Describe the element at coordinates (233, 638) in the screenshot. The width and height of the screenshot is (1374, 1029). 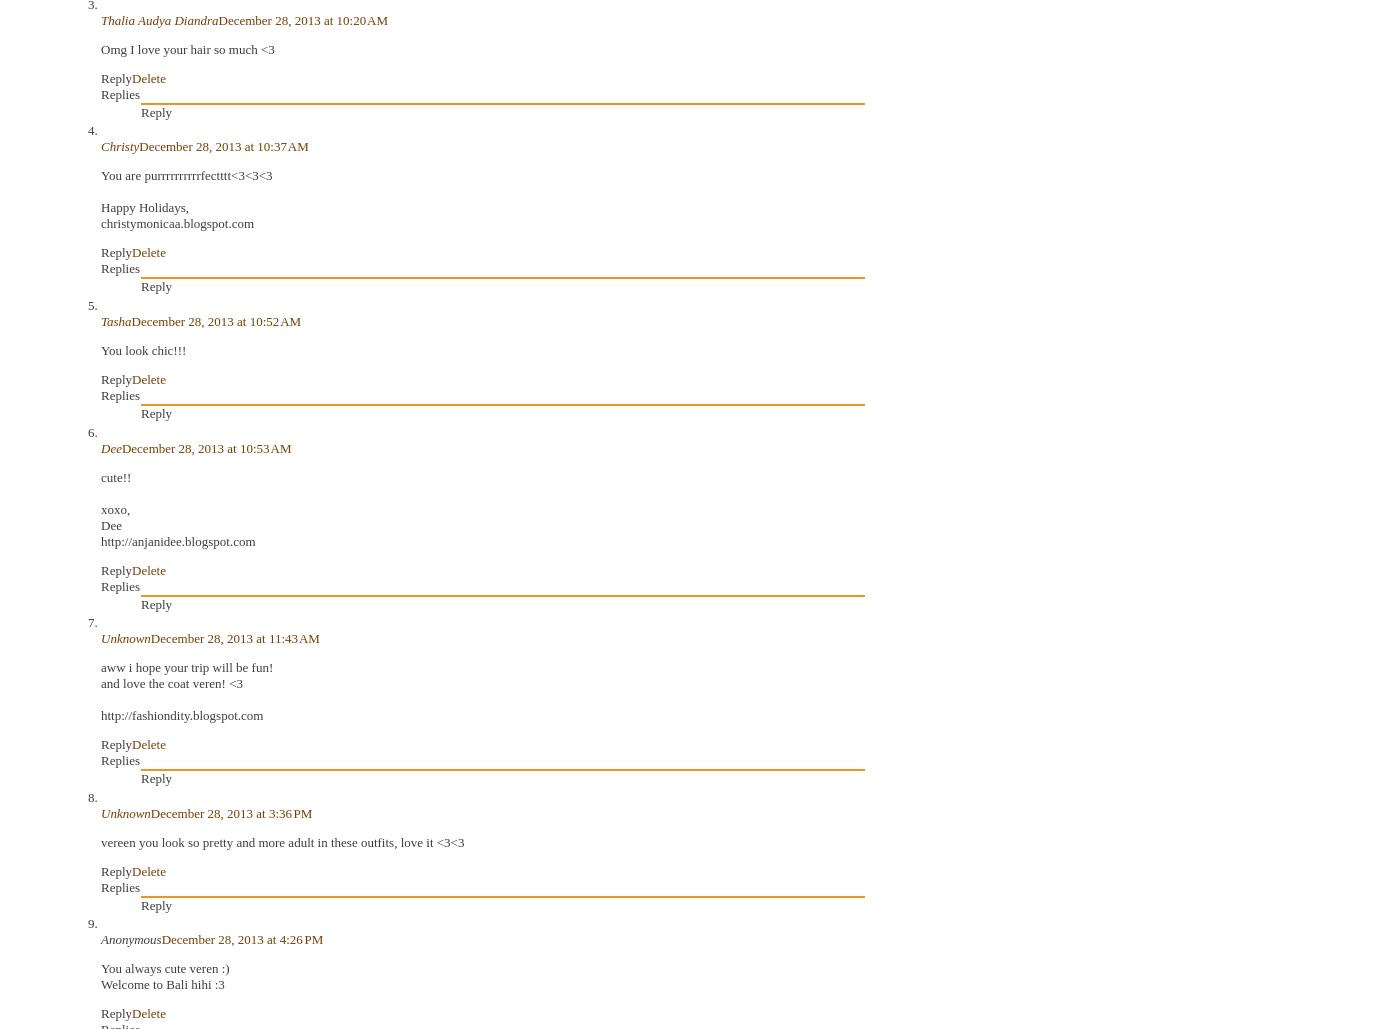
I see `'December 28, 2013 at 11:43 AM'` at that location.